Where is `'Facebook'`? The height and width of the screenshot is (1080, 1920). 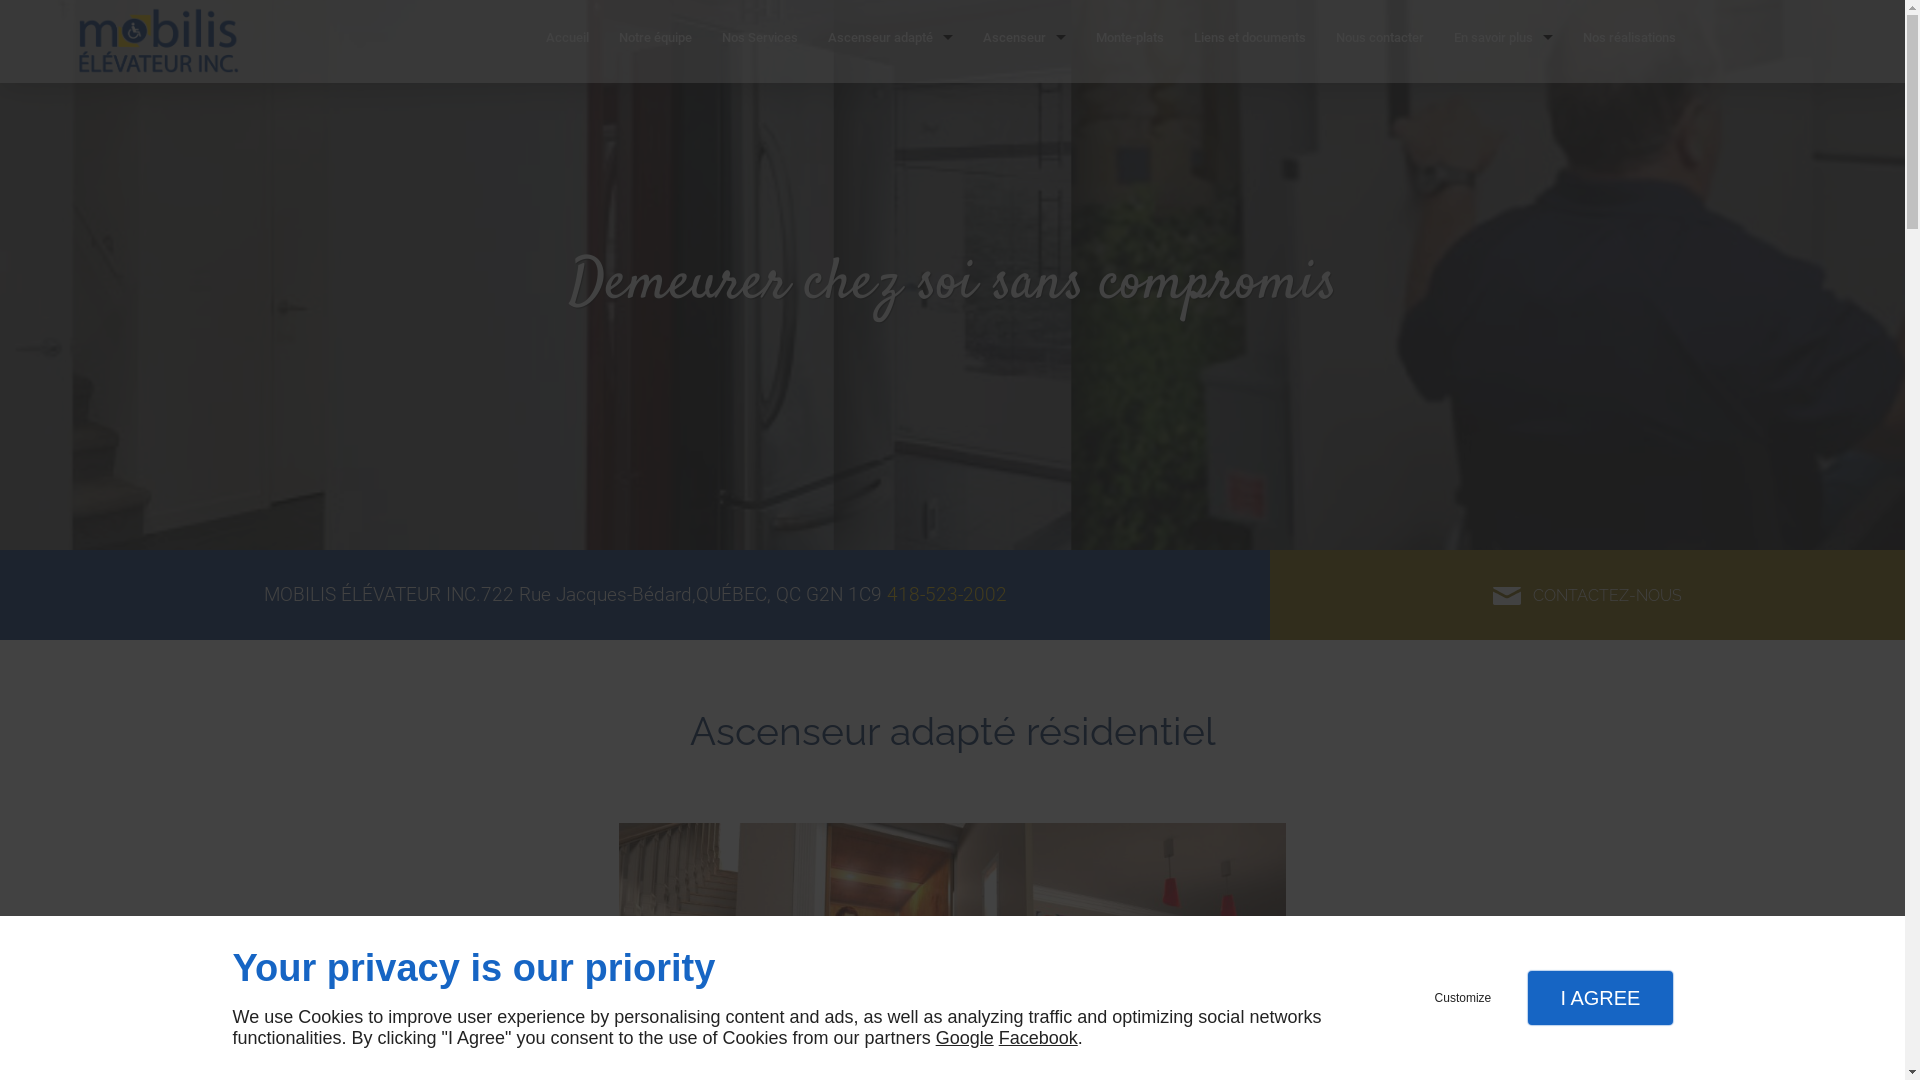
'Facebook' is located at coordinates (1038, 1036).